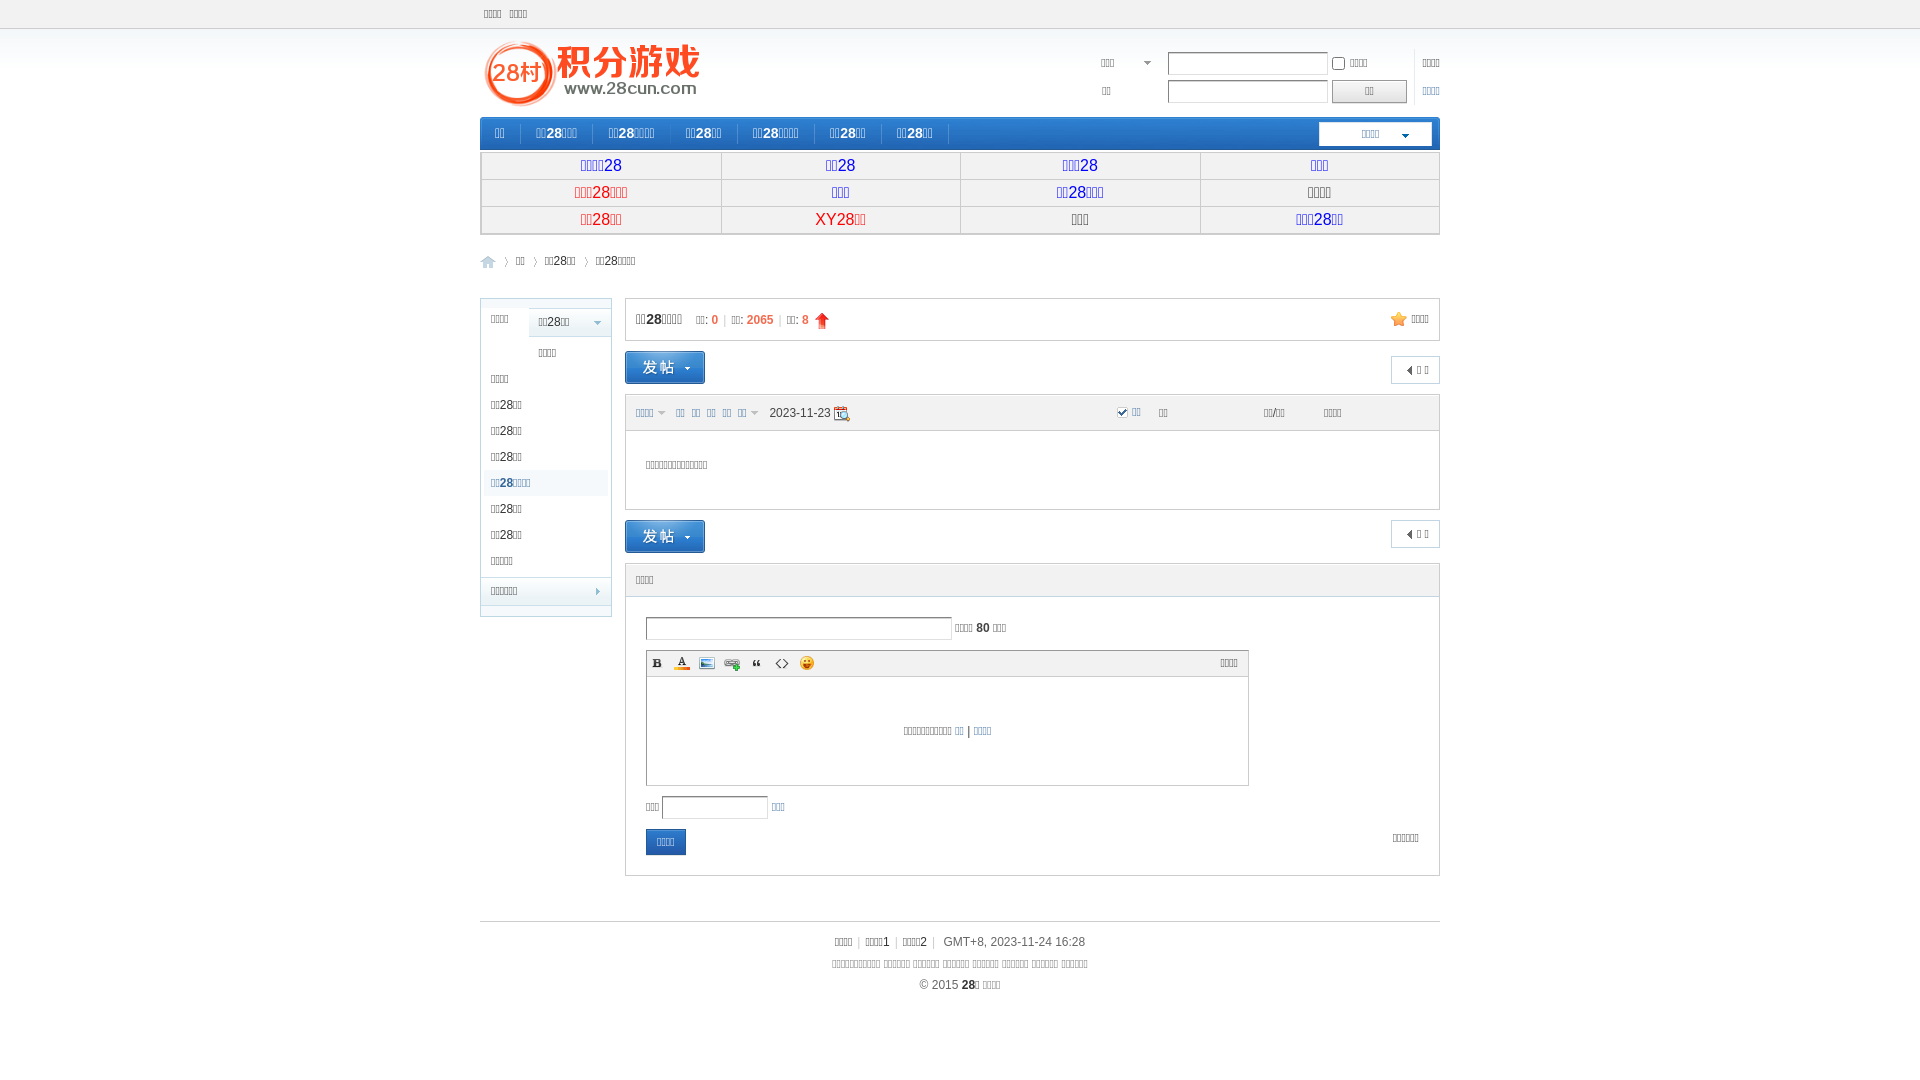 This screenshot has height=1080, width=1920. Describe the element at coordinates (795, 663) in the screenshot. I see `'Smilies'` at that location.